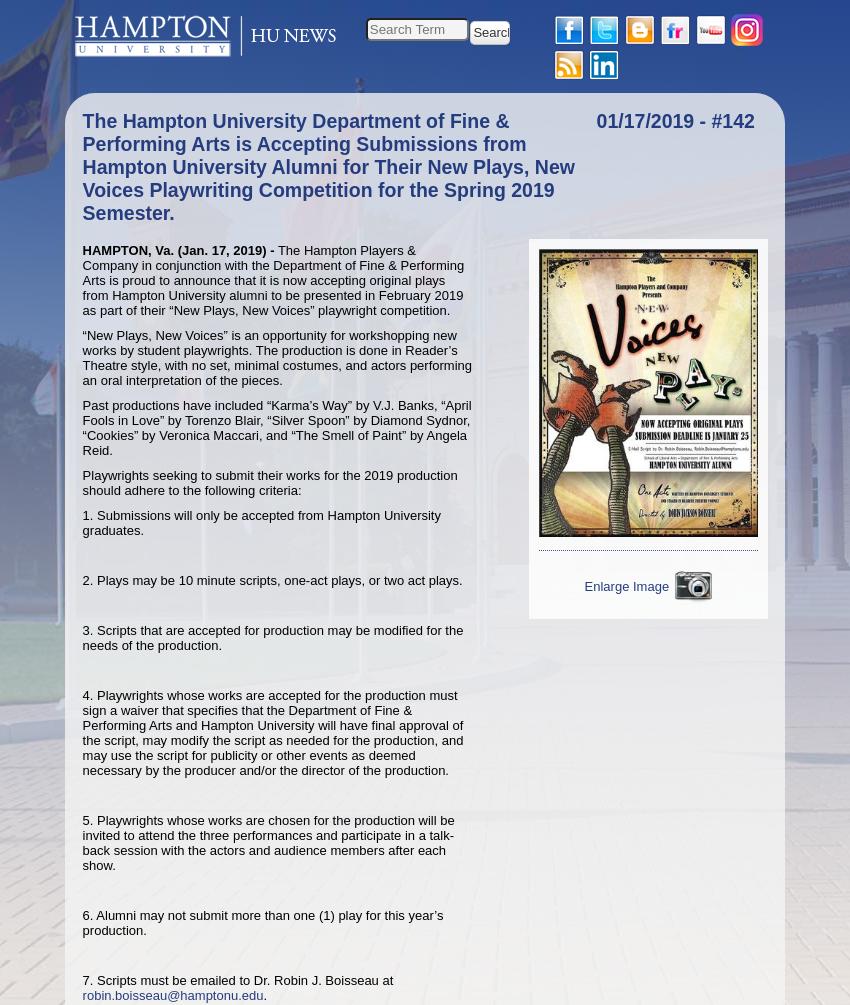 The width and height of the screenshot is (850, 1005). What do you see at coordinates (82, 840) in the screenshot?
I see `'5. Playwrights whose works are chosen for the production will be invited to attend the three performances and participate in a talk-back session with the actors and audience members after each show.'` at bounding box center [82, 840].